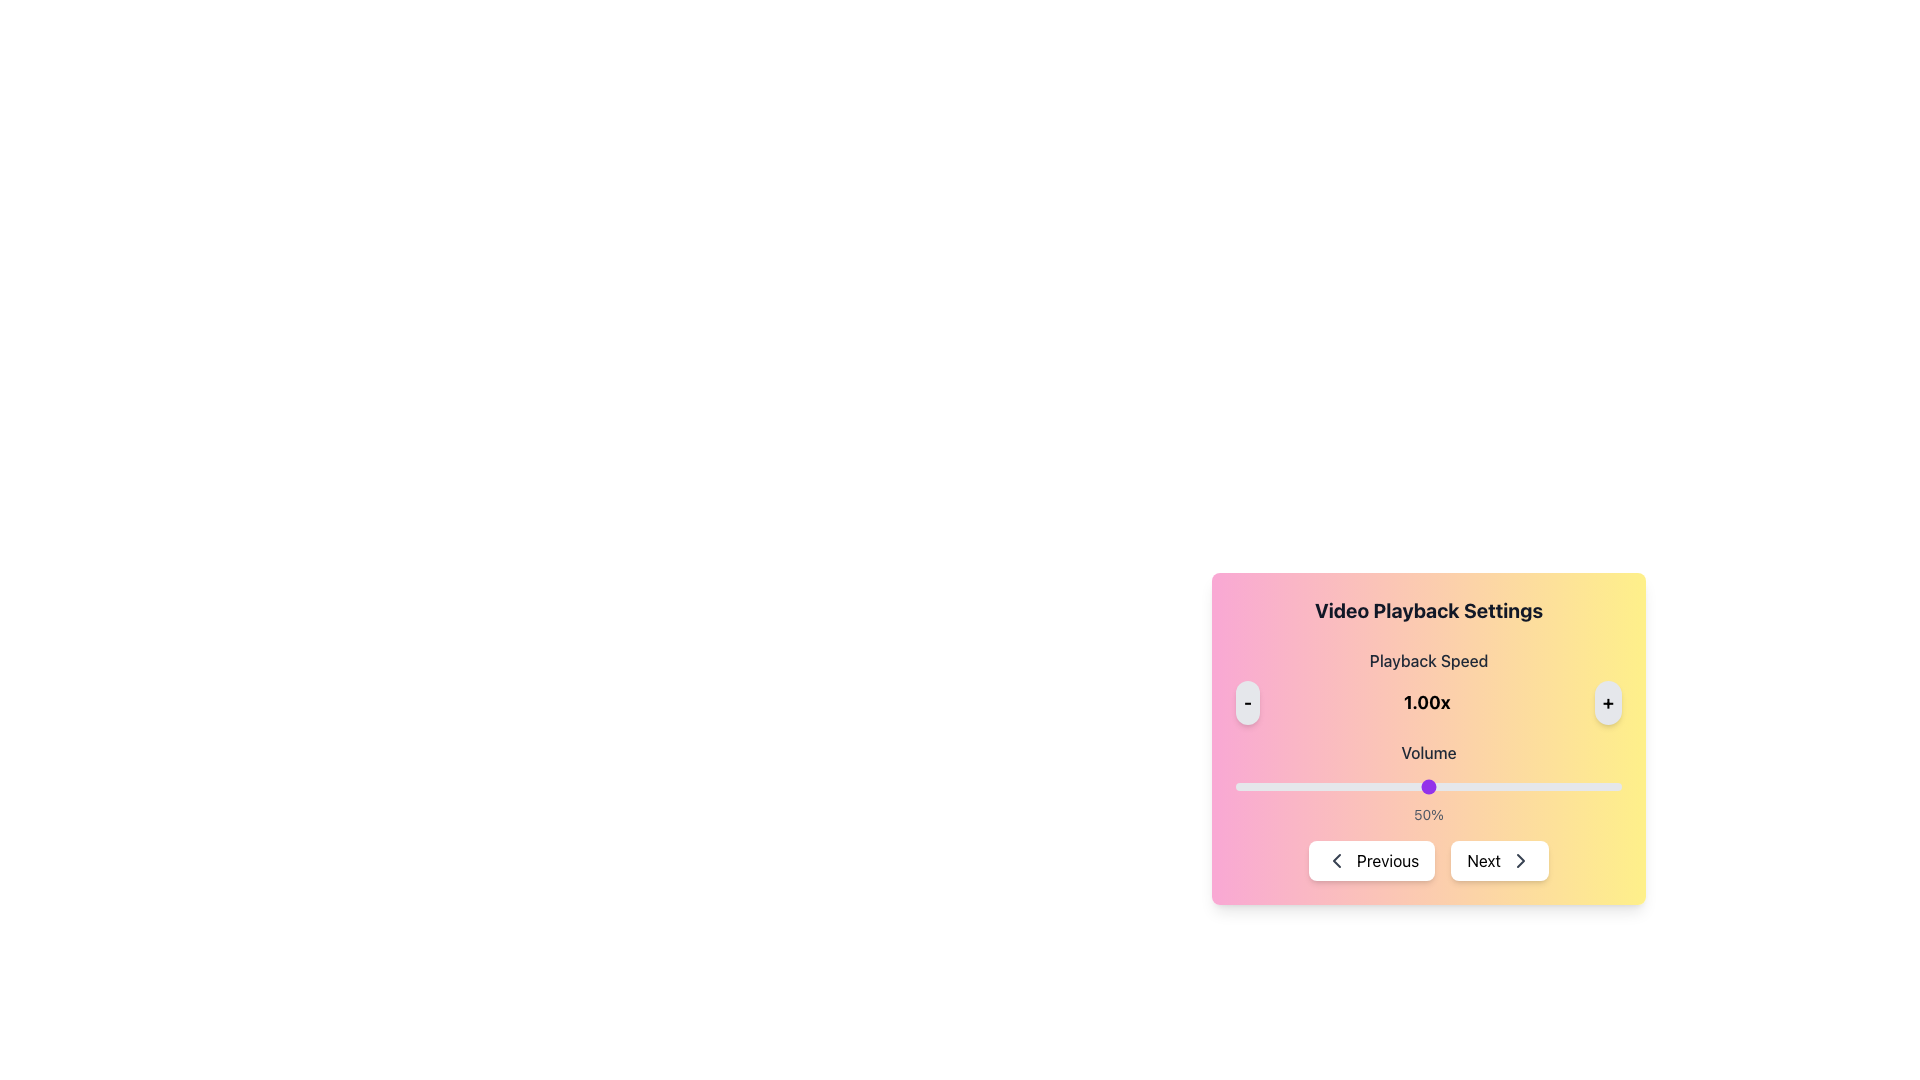 Image resolution: width=1920 pixels, height=1080 pixels. I want to click on the Label displaying the current playback speed setting, which is located in the 'Playback Speed' section between the '-' and '+' buttons, so click(1428, 701).